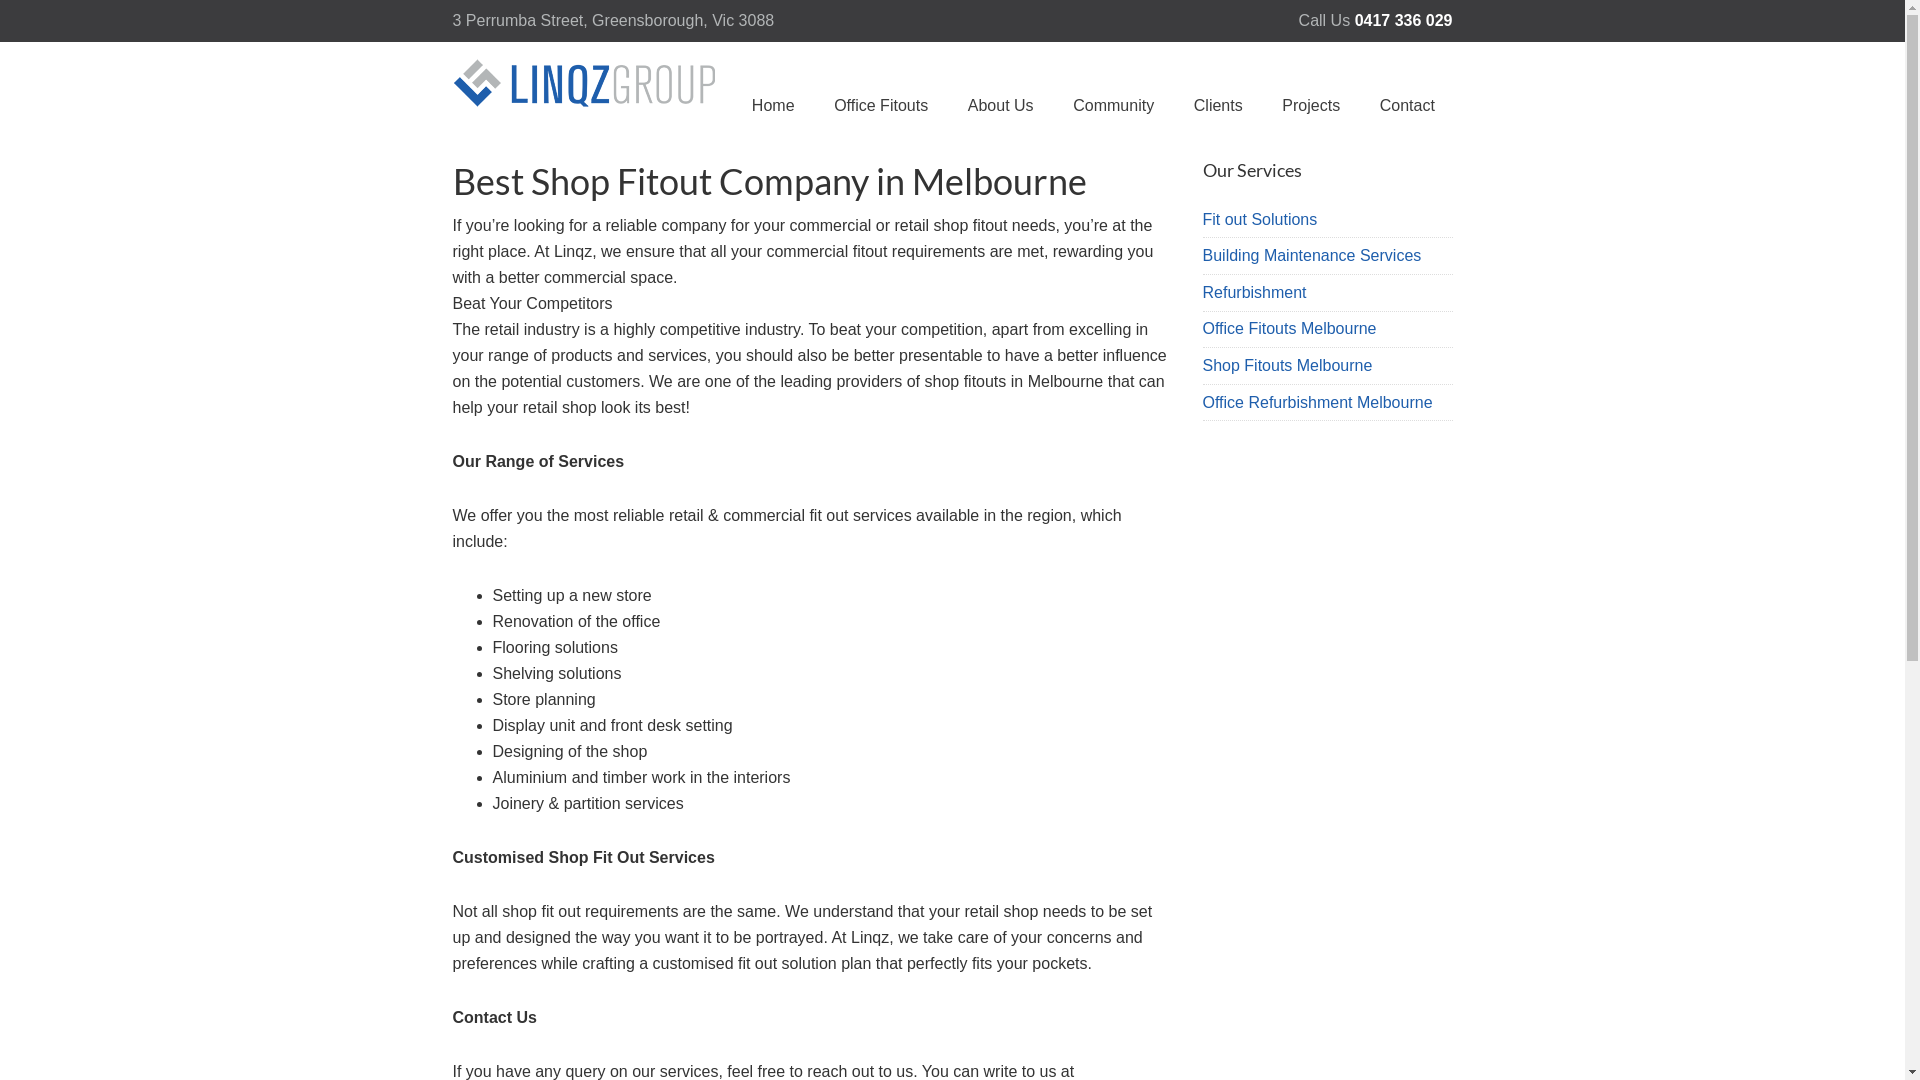 The image size is (1920, 1080). What do you see at coordinates (1217, 105) in the screenshot?
I see `'Clients'` at bounding box center [1217, 105].